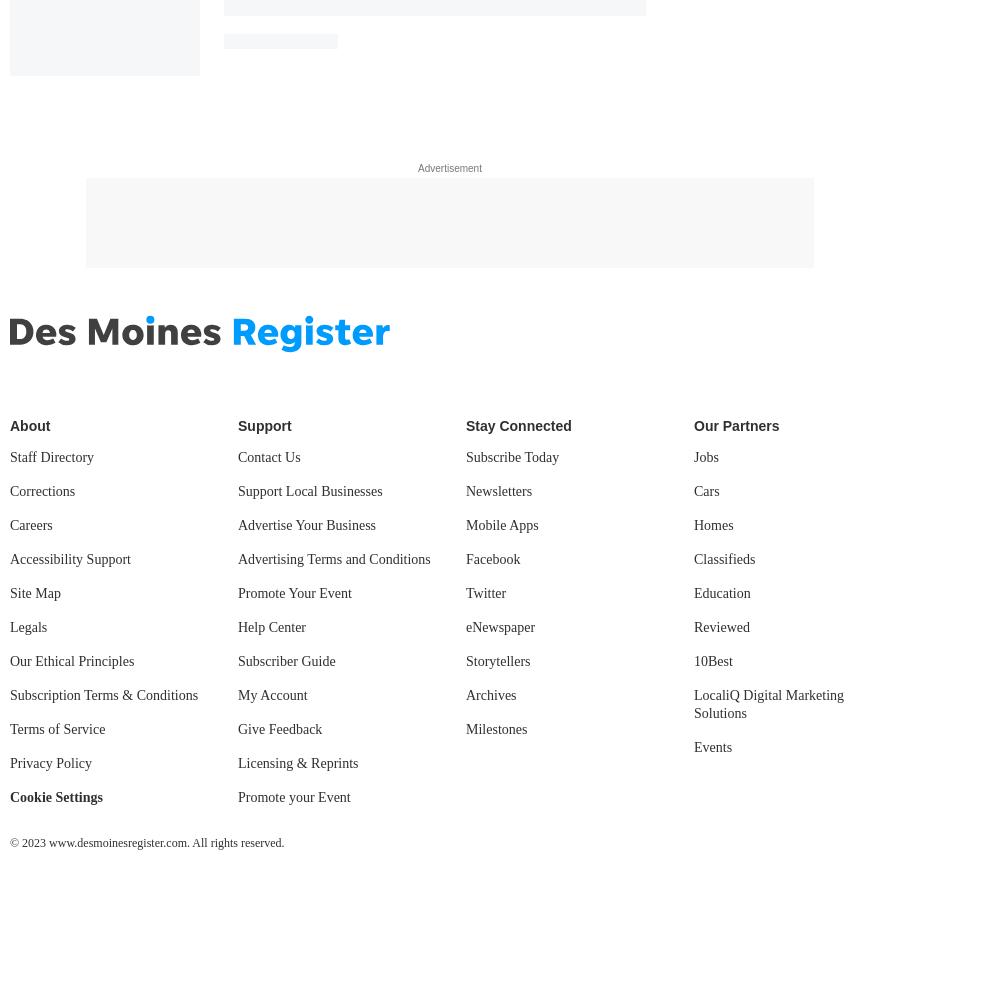  Describe the element at coordinates (723, 557) in the screenshot. I see `'Classifieds'` at that location.